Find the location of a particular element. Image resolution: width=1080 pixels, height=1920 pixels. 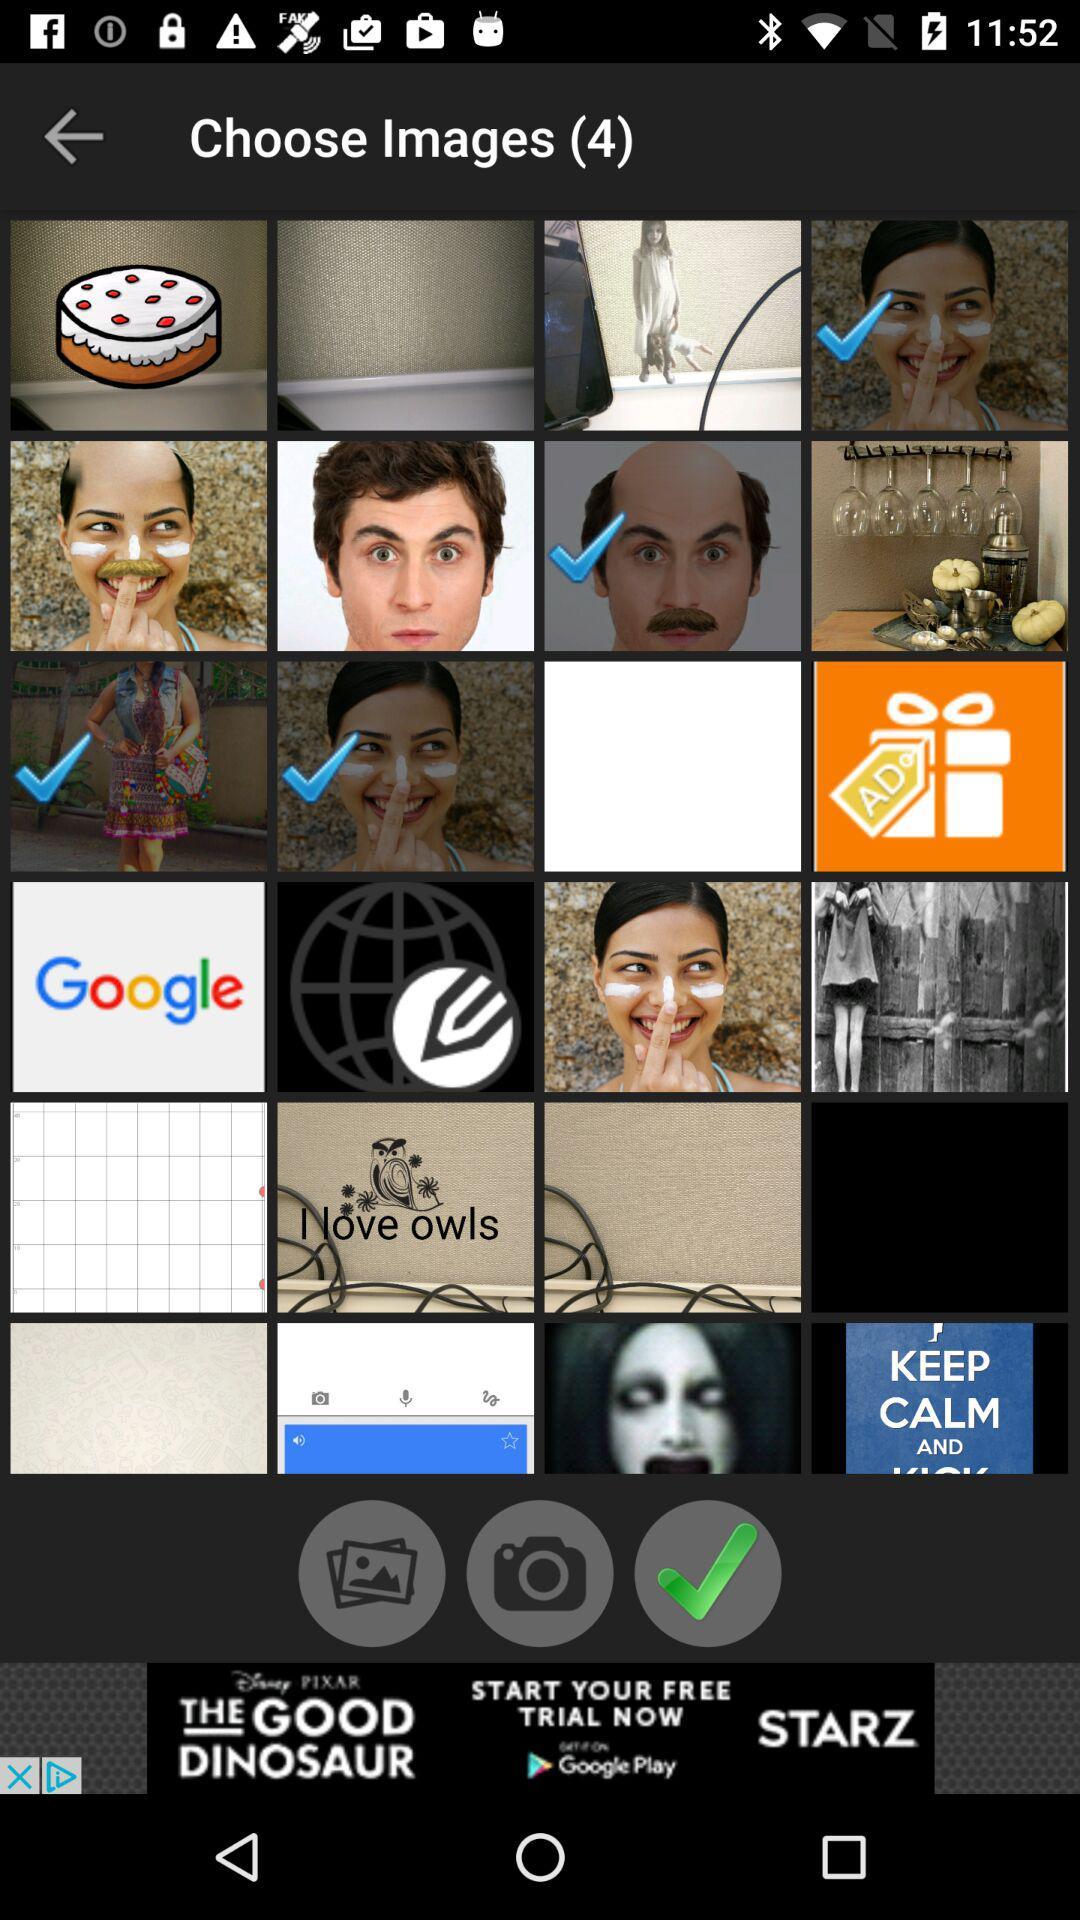

share the article is located at coordinates (540, 1727).